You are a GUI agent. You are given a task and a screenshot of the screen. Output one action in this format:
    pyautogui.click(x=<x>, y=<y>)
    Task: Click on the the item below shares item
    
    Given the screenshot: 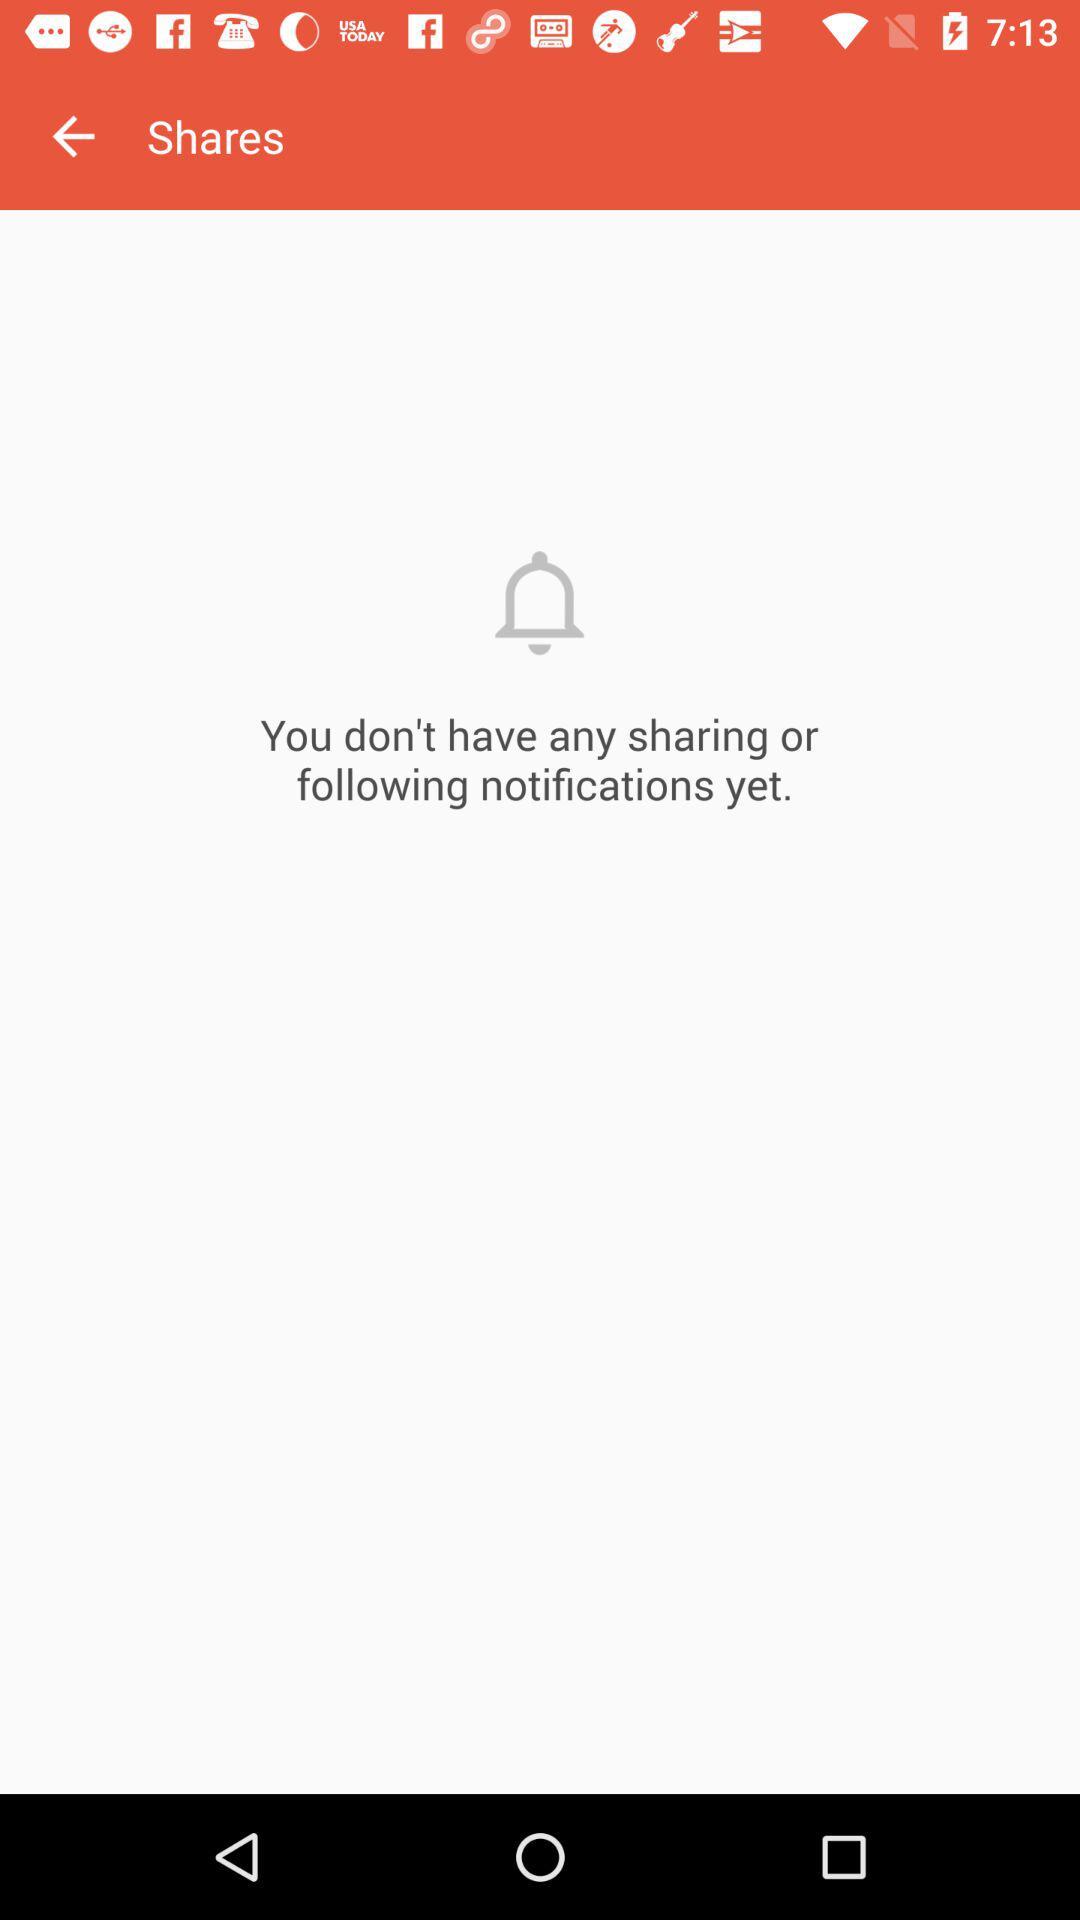 What is the action you would take?
    pyautogui.click(x=540, y=1002)
    